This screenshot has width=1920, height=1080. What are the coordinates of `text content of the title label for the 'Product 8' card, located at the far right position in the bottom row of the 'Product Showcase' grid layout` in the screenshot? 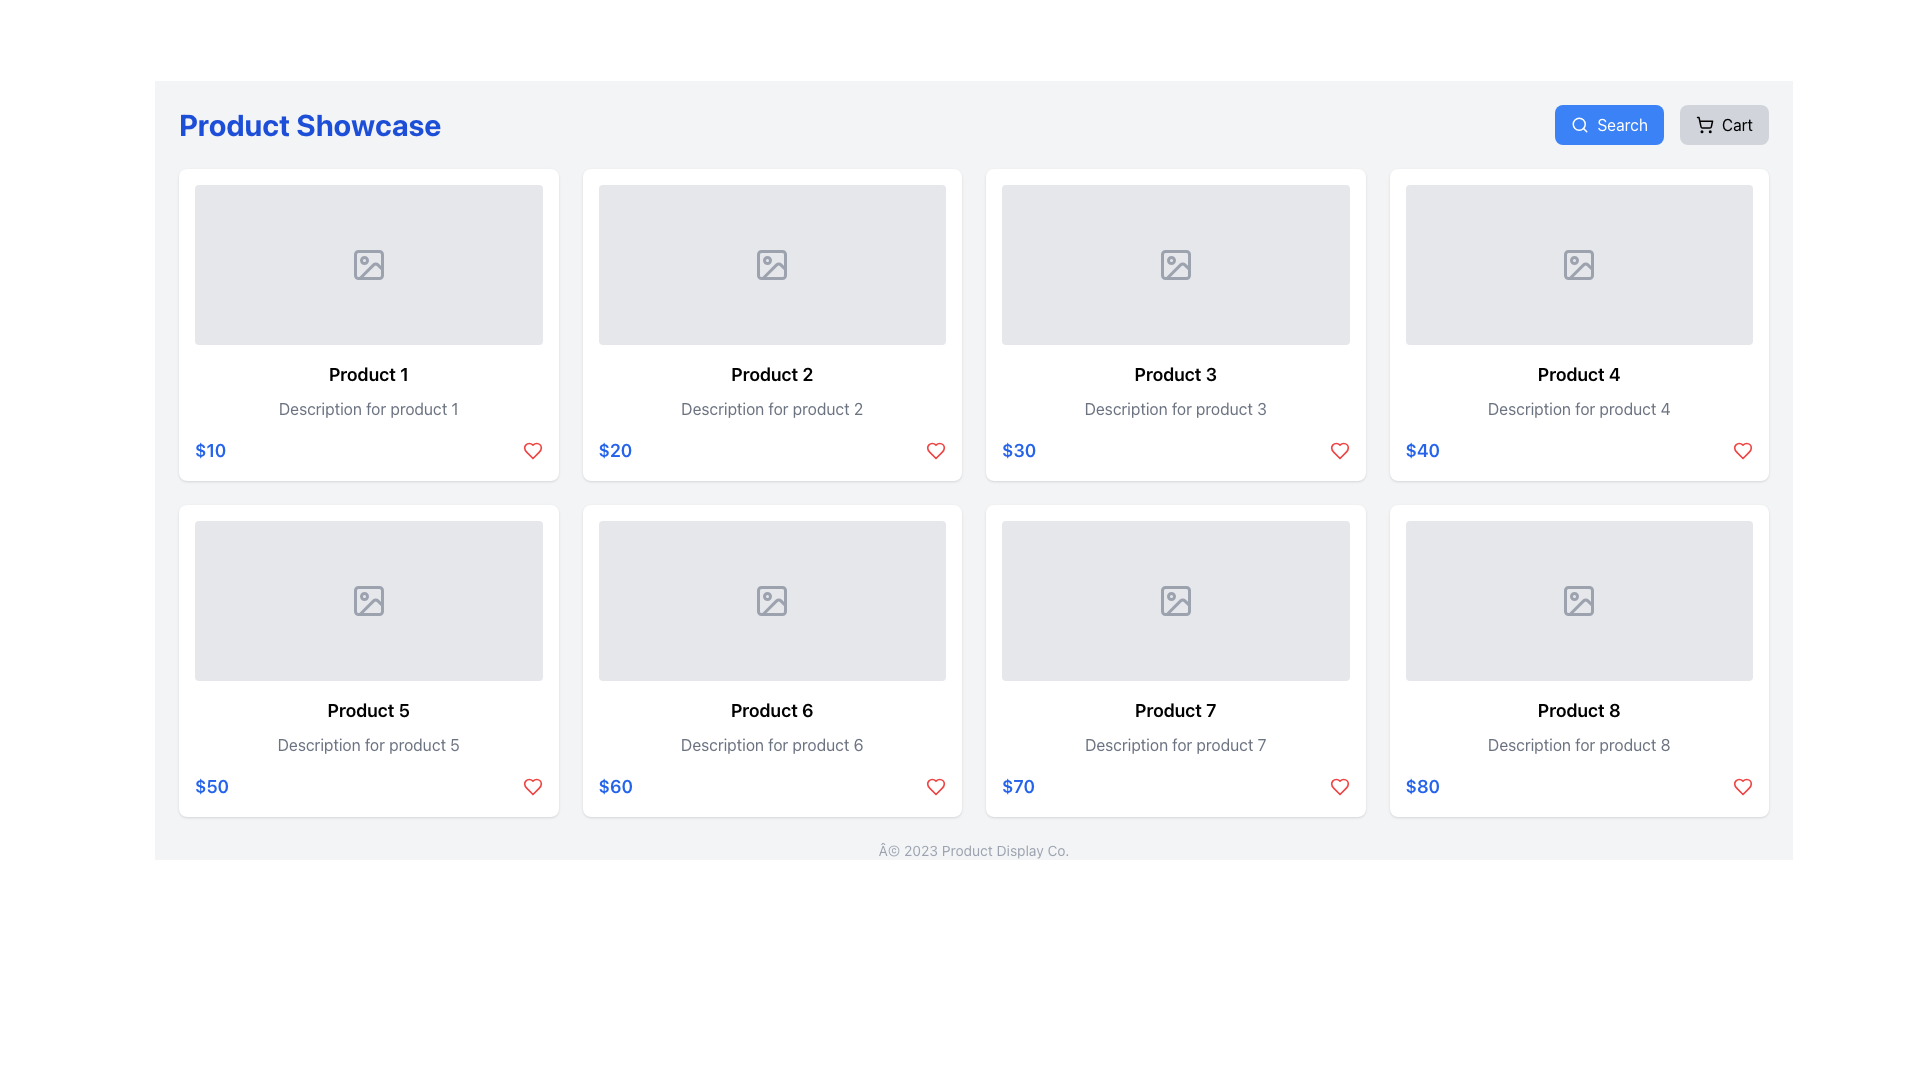 It's located at (1578, 709).